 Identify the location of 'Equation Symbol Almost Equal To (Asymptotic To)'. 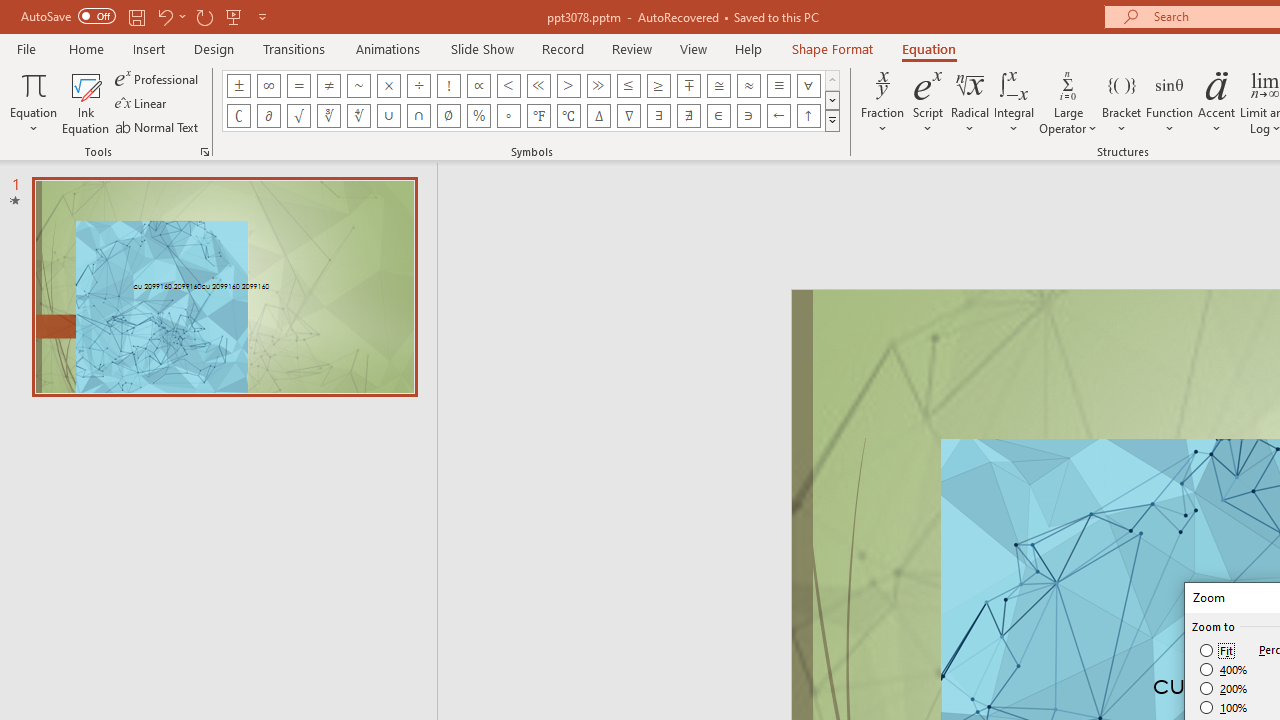
(747, 85).